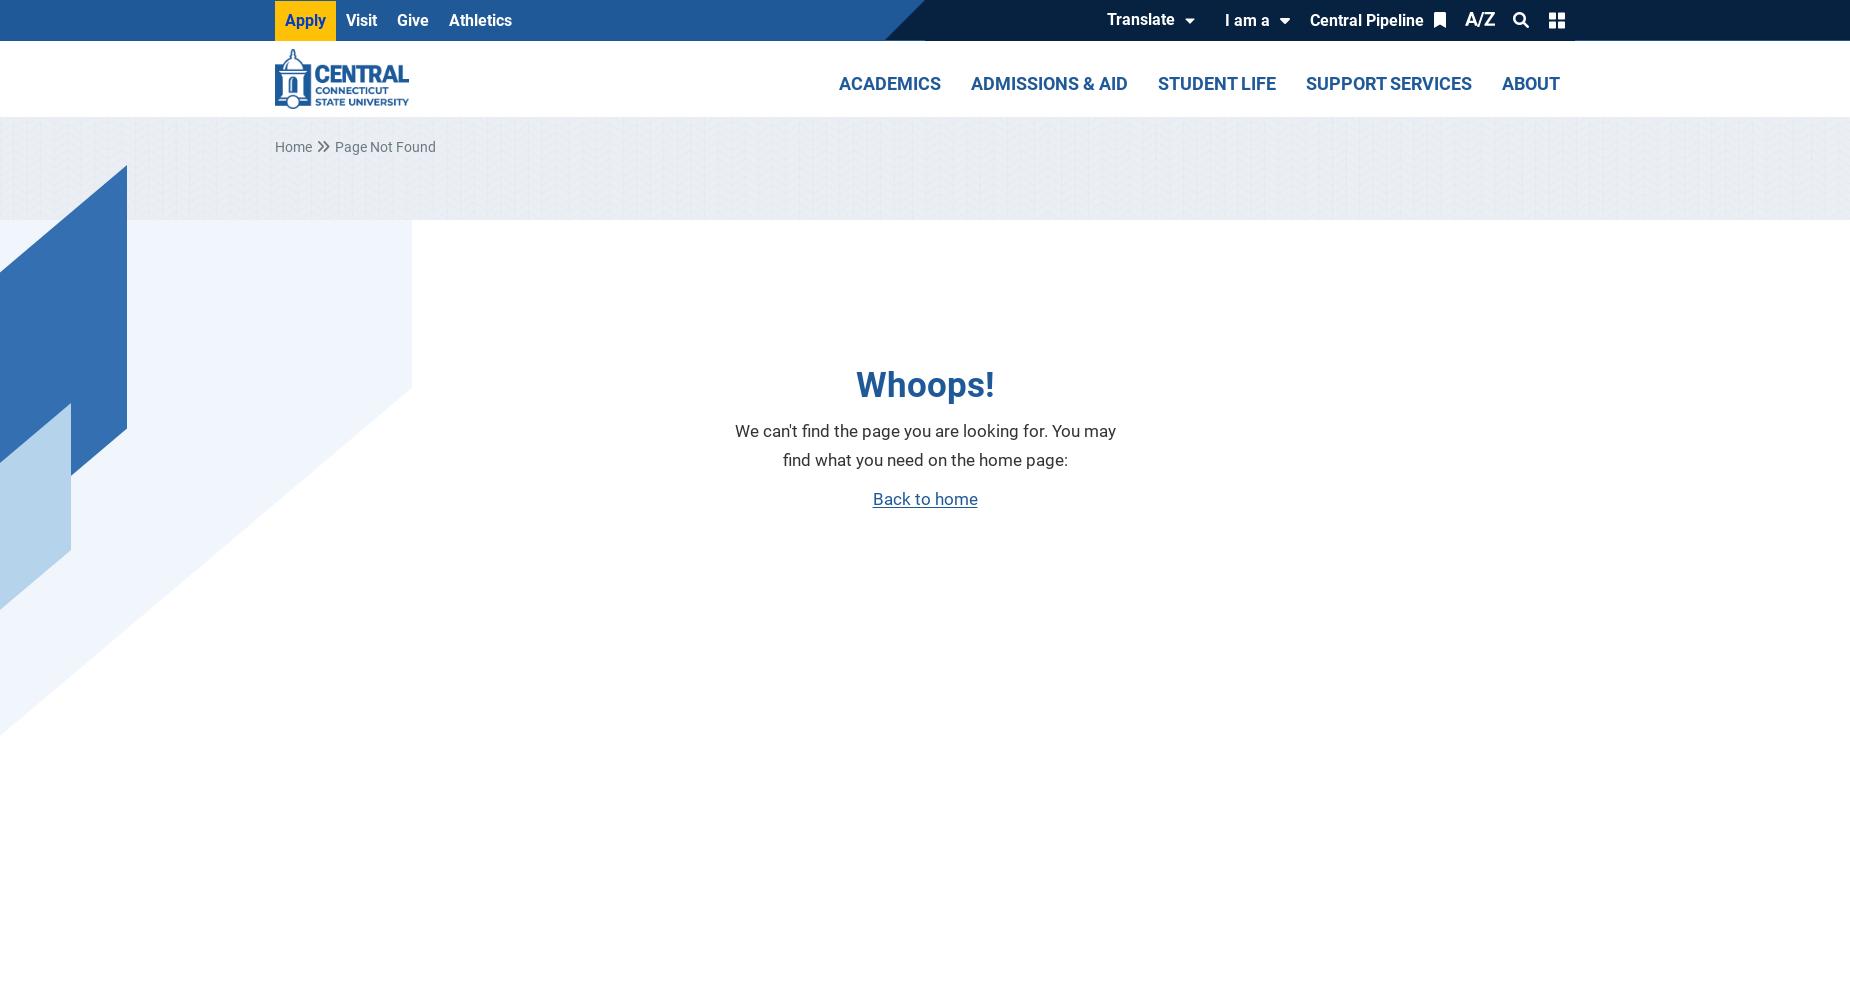  I want to click on 'Student Life', so click(1156, 82).